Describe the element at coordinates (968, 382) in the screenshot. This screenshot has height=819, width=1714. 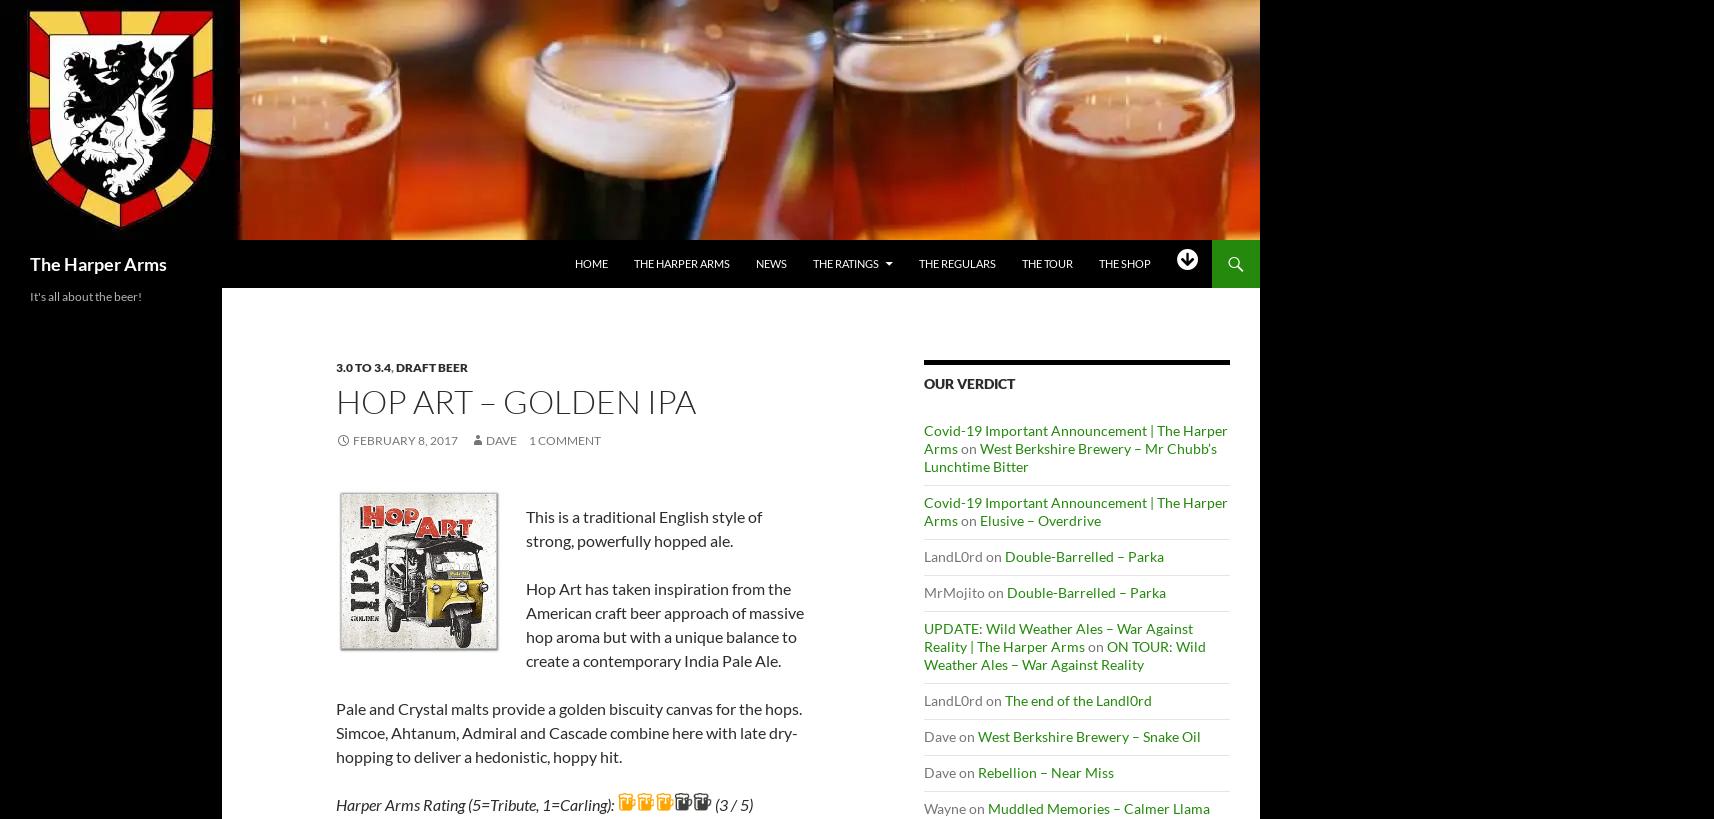
I see `'Our Verdict'` at that location.